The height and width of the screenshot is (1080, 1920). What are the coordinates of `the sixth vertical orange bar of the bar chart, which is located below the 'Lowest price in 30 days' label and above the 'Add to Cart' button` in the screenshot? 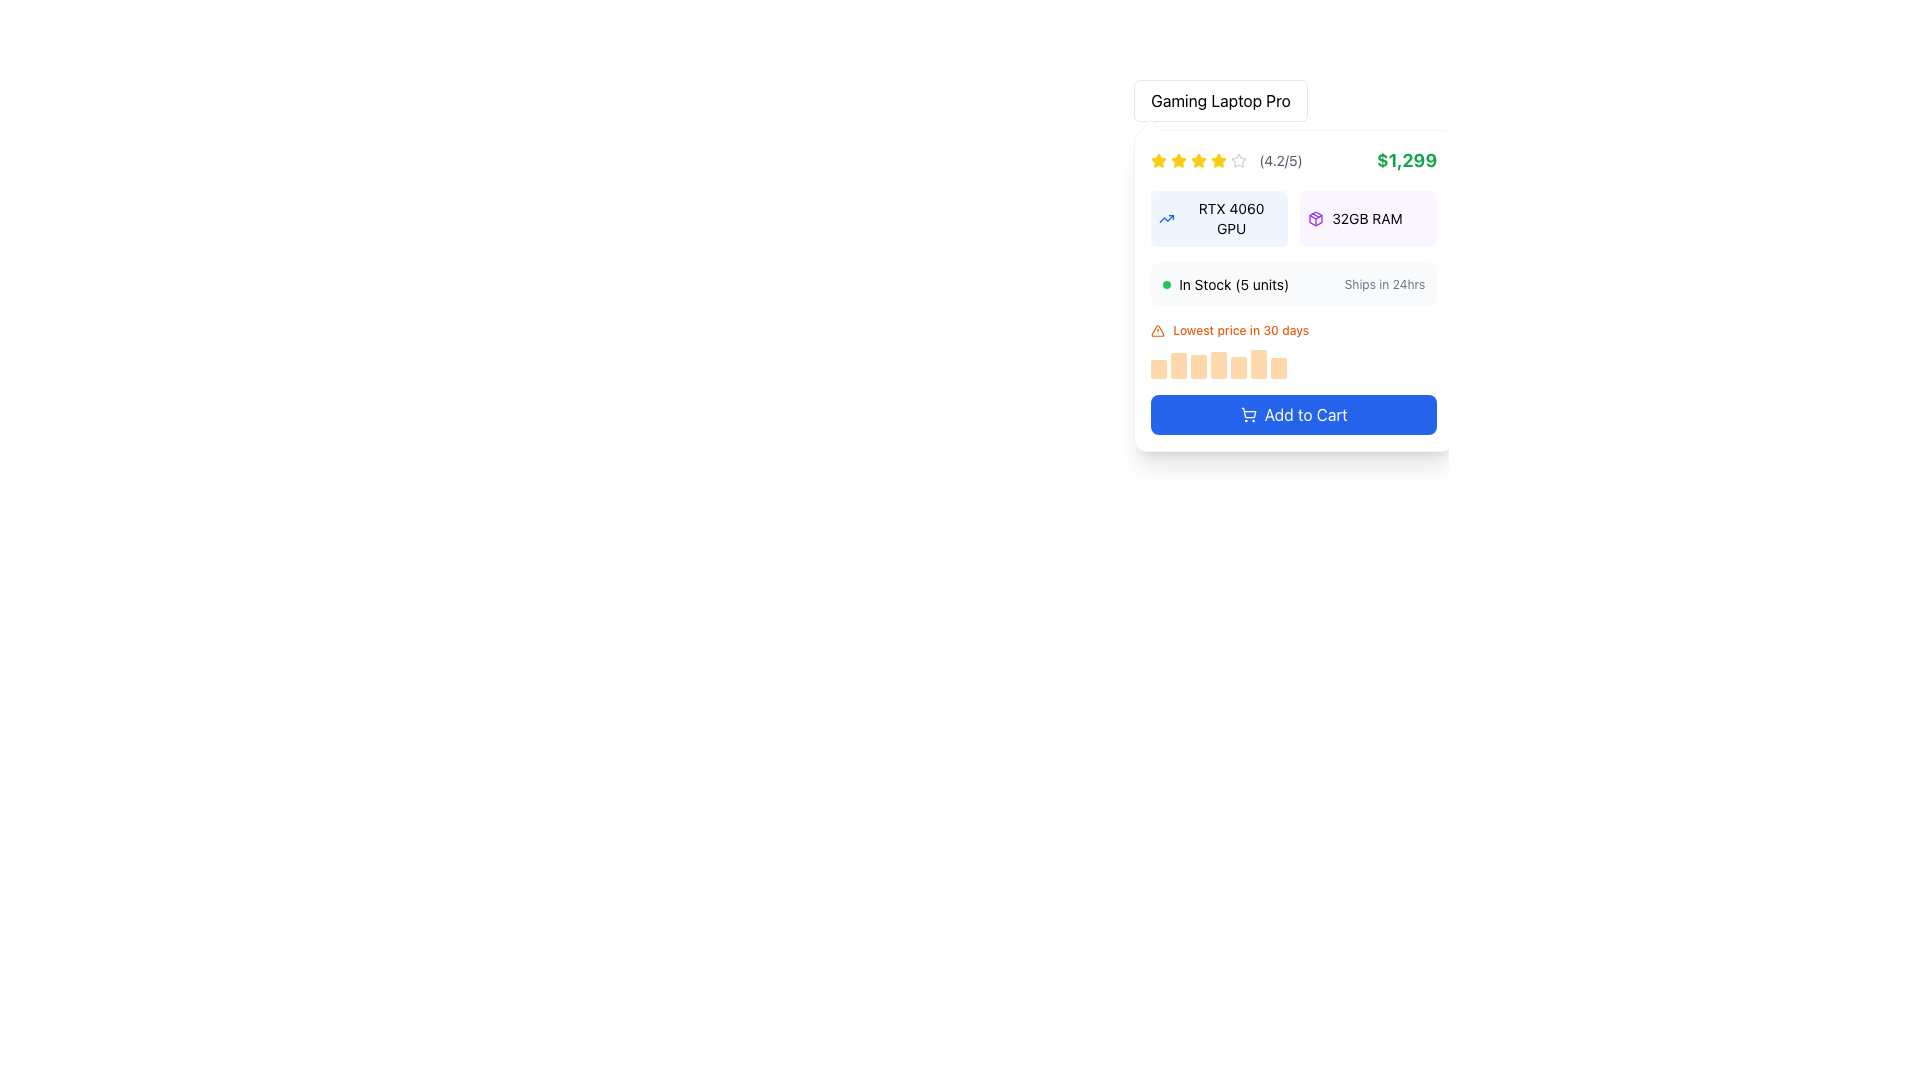 It's located at (1258, 364).